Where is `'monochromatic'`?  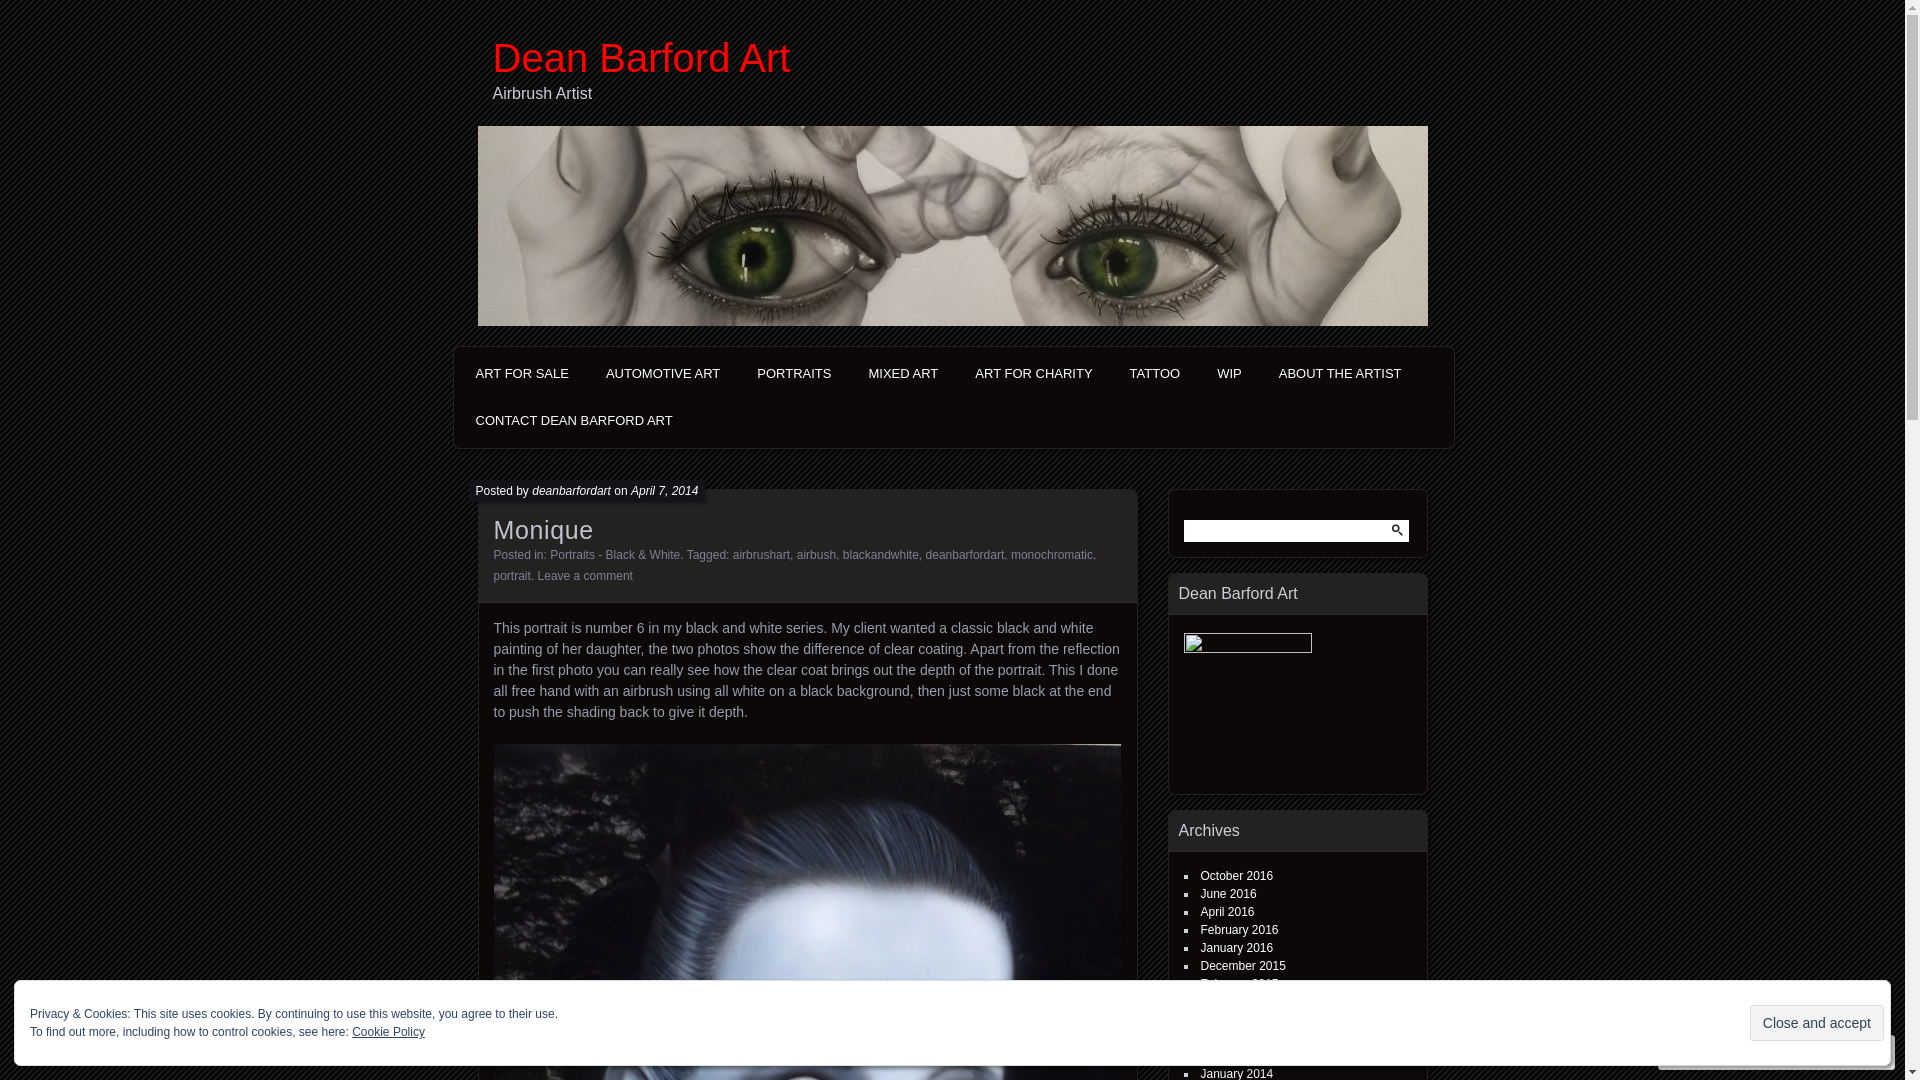 'monochromatic' is located at coordinates (1050, 555).